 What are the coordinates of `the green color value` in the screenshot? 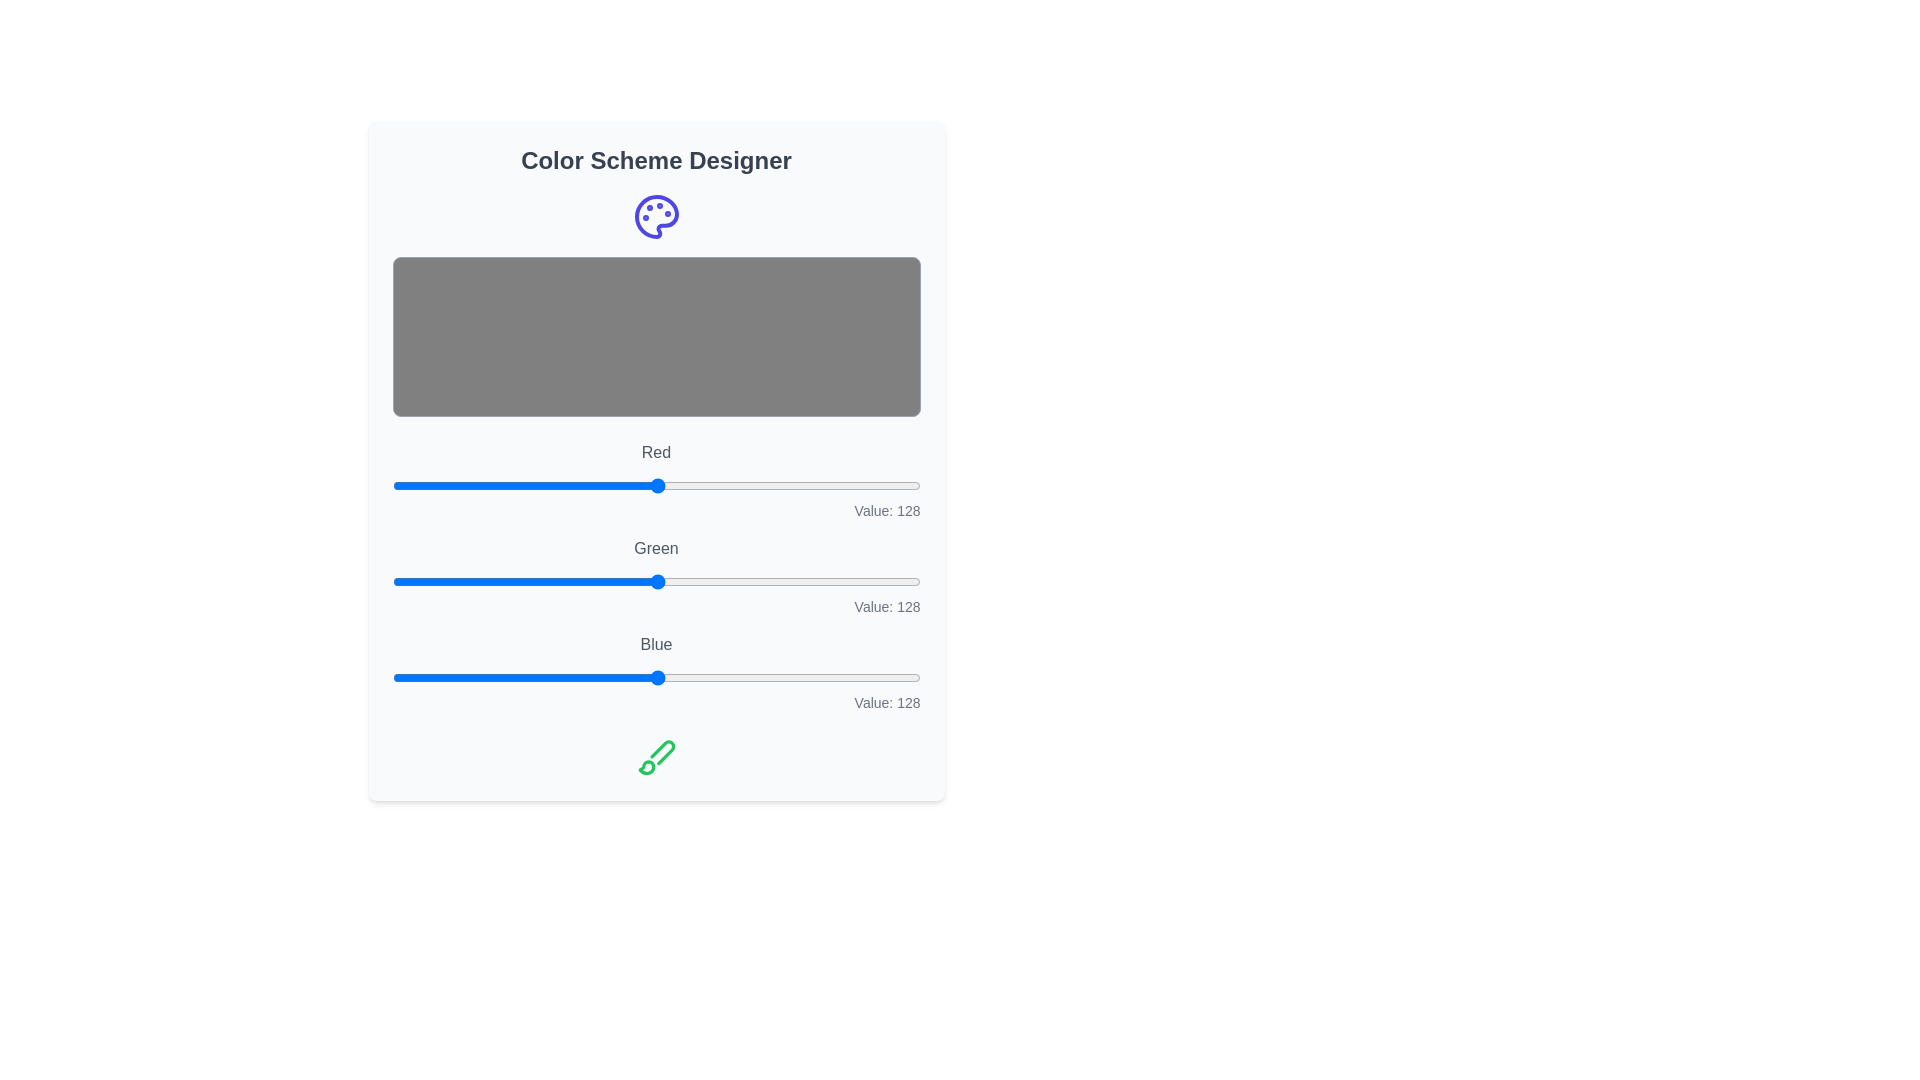 It's located at (896, 582).